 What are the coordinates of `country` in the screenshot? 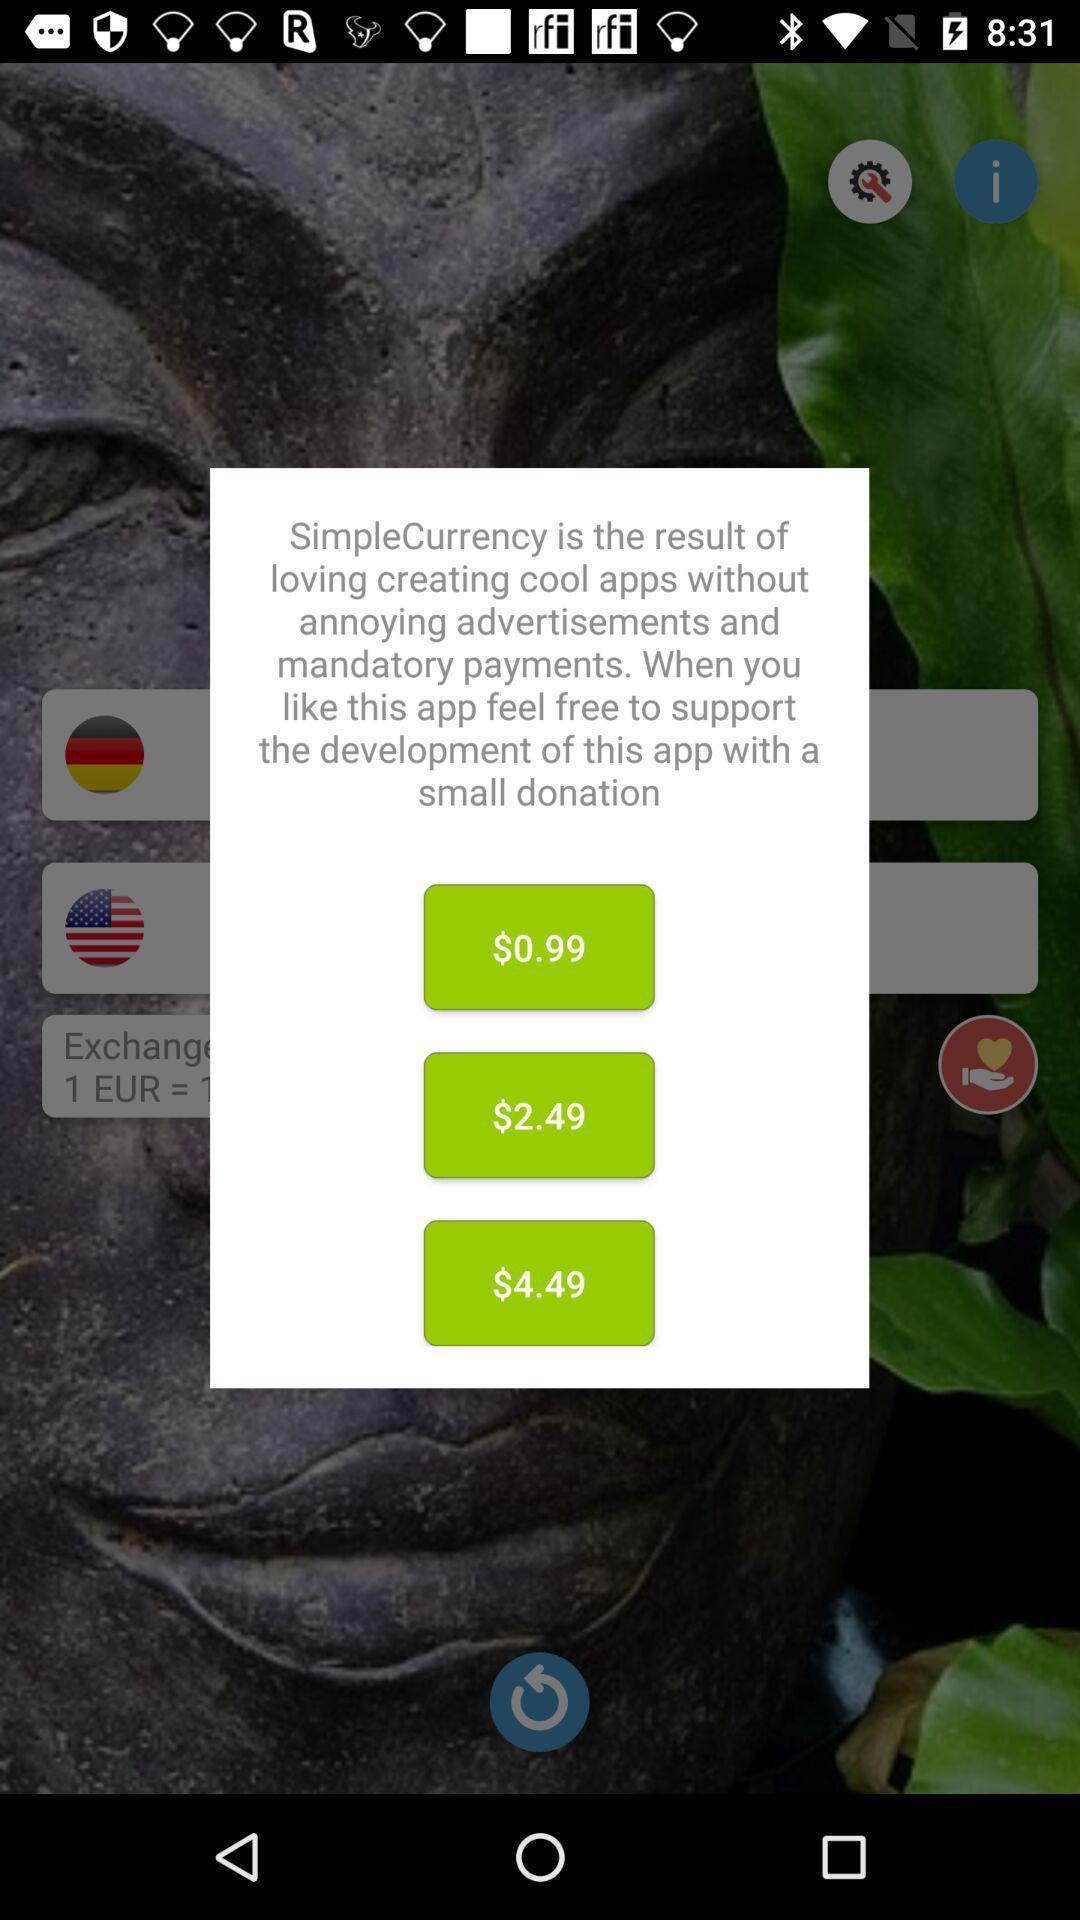 It's located at (104, 927).